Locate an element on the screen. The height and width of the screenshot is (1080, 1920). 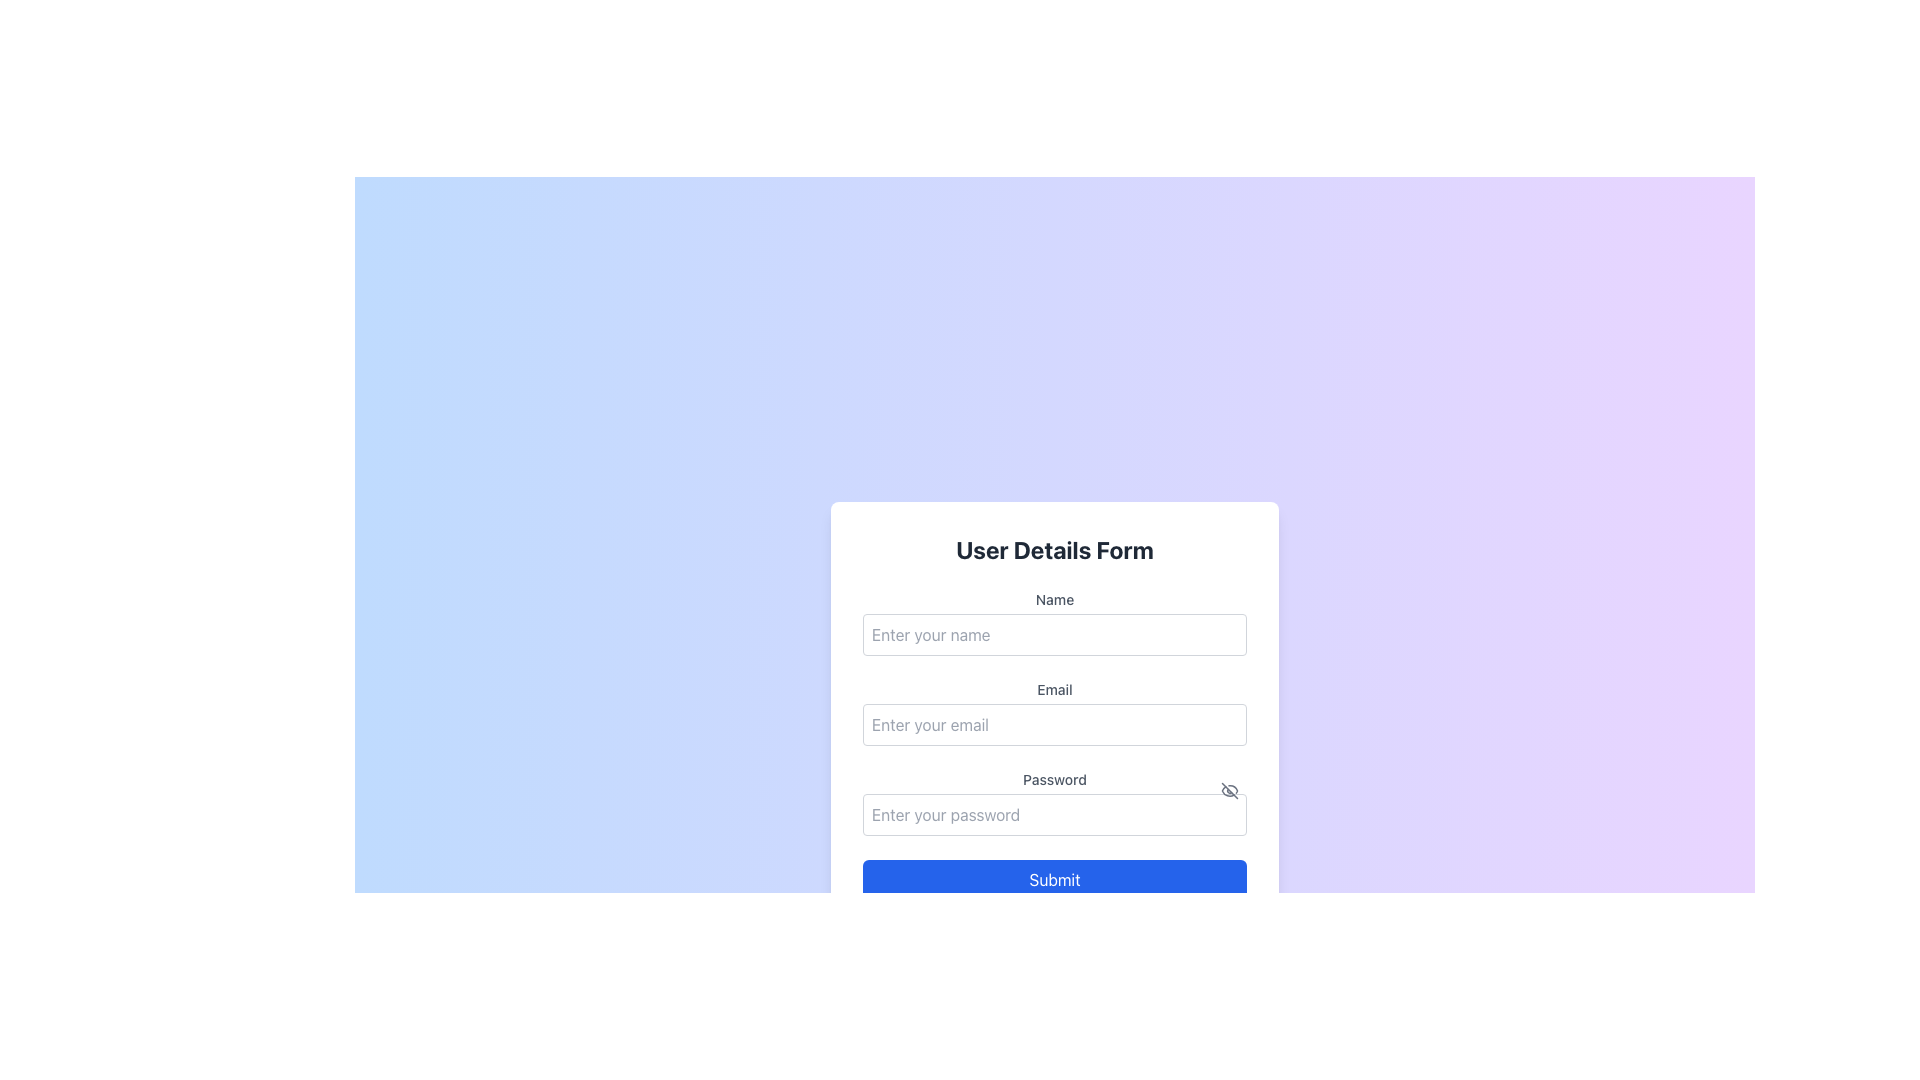
the Password Input Field with Visibility Toggle Button located in the 'User Details Form' is located at coordinates (1054, 801).